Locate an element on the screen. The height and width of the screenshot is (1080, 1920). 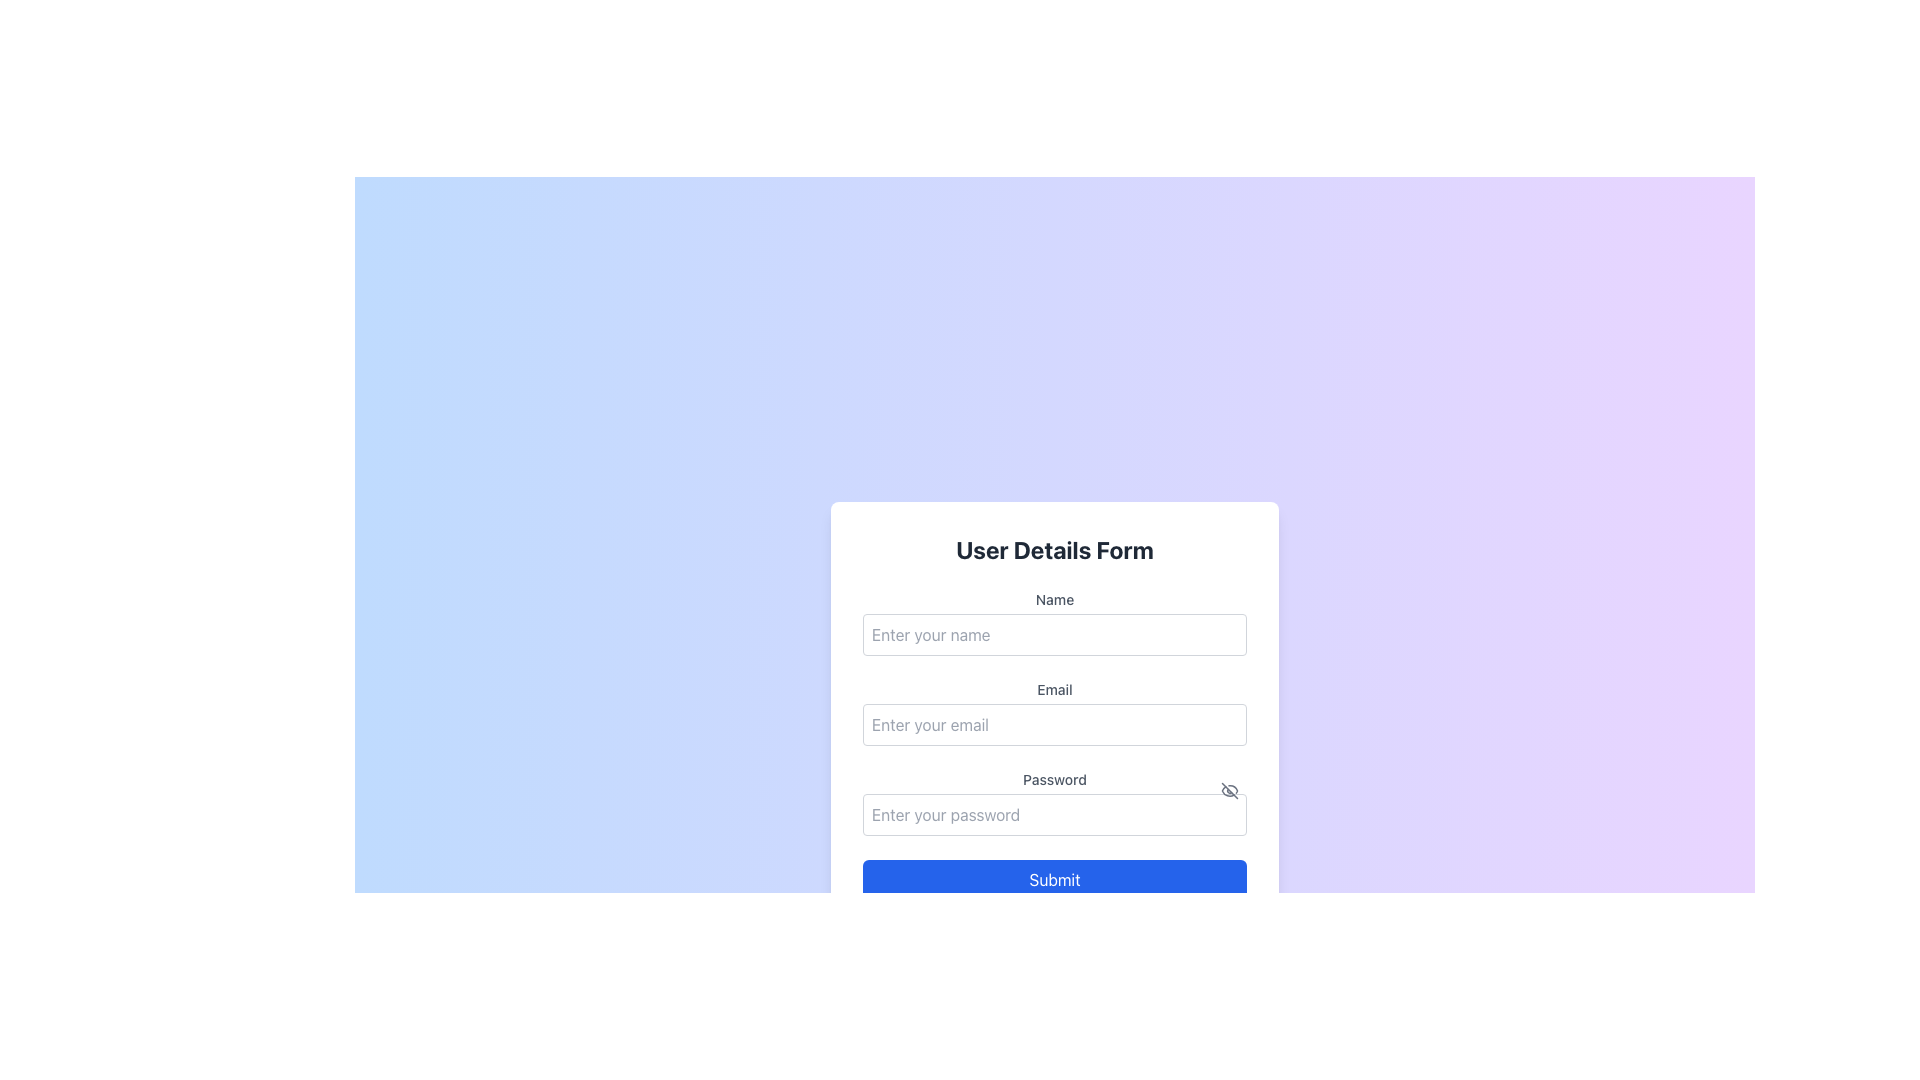
the Password Input Field with Visibility Toggle Button located in the 'User Details Form' is located at coordinates (1054, 801).